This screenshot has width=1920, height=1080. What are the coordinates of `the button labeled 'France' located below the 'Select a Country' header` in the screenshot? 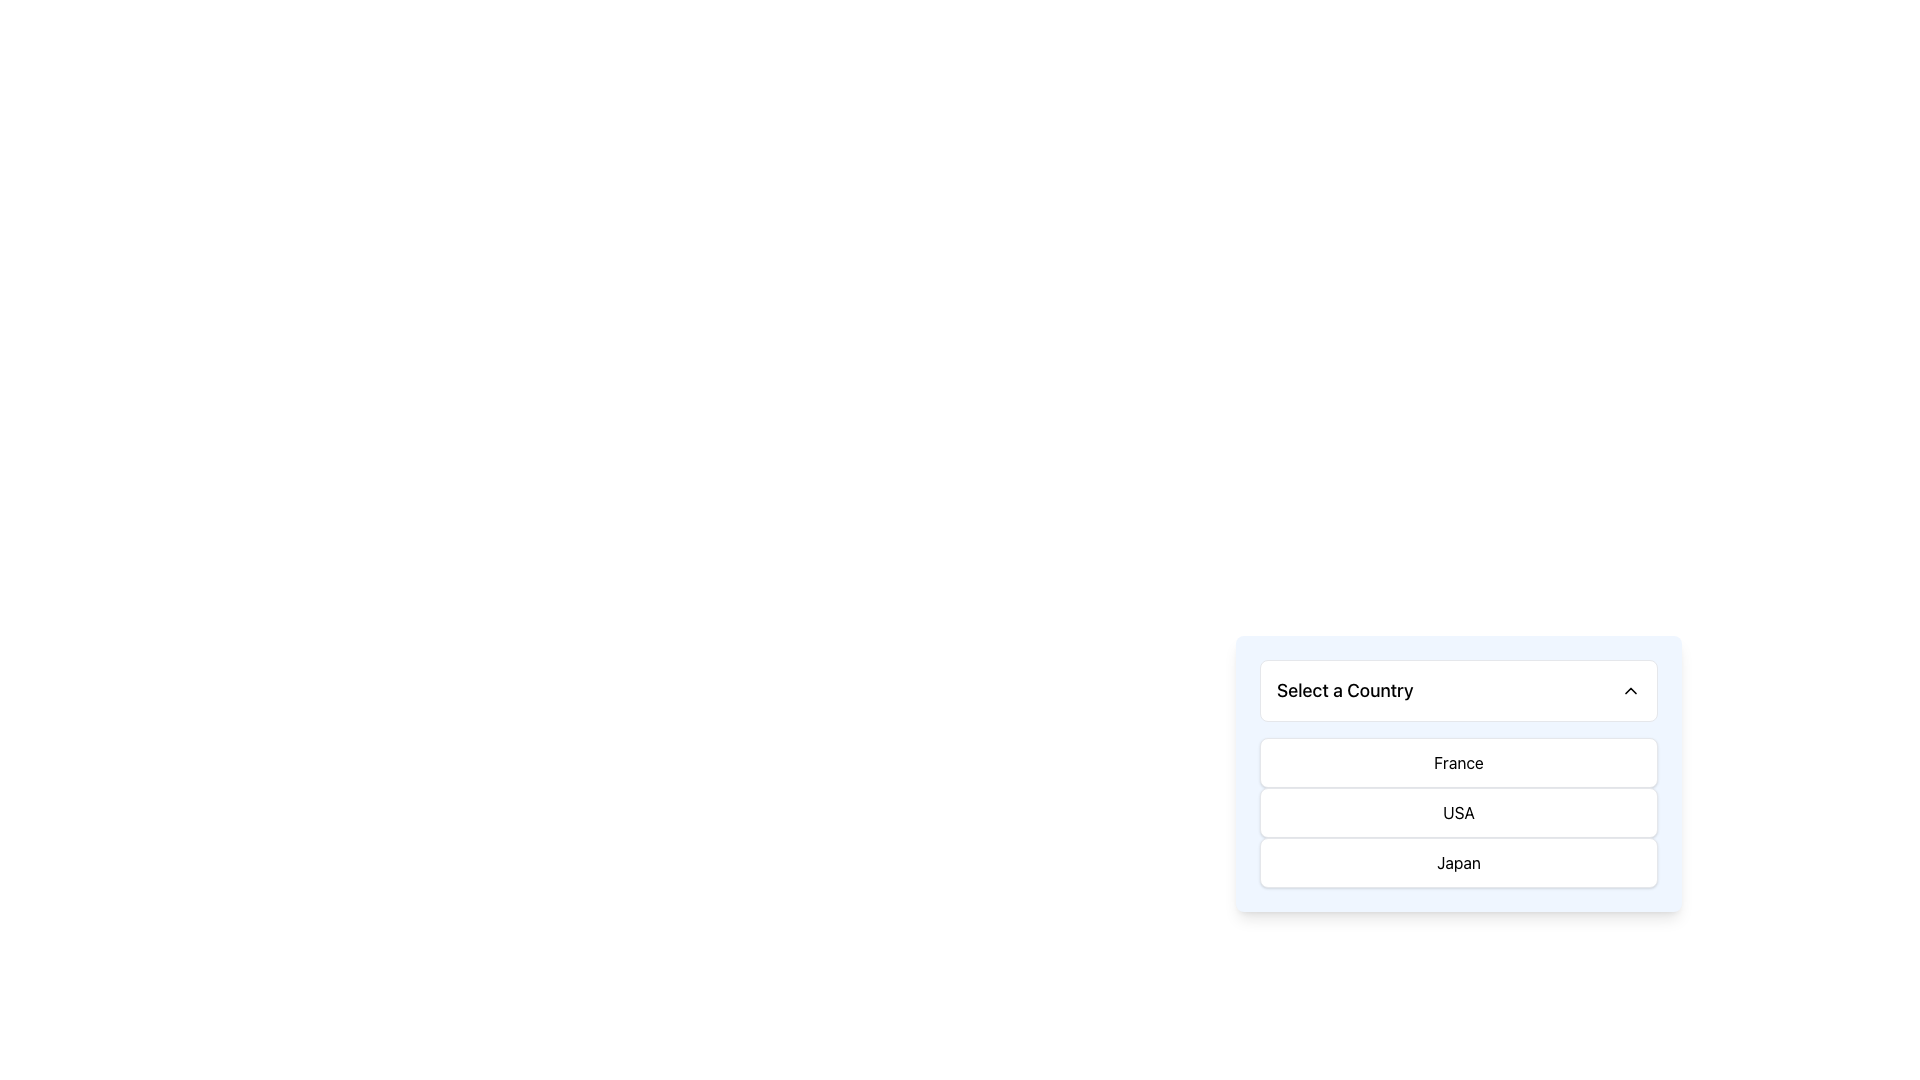 It's located at (1459, 763).